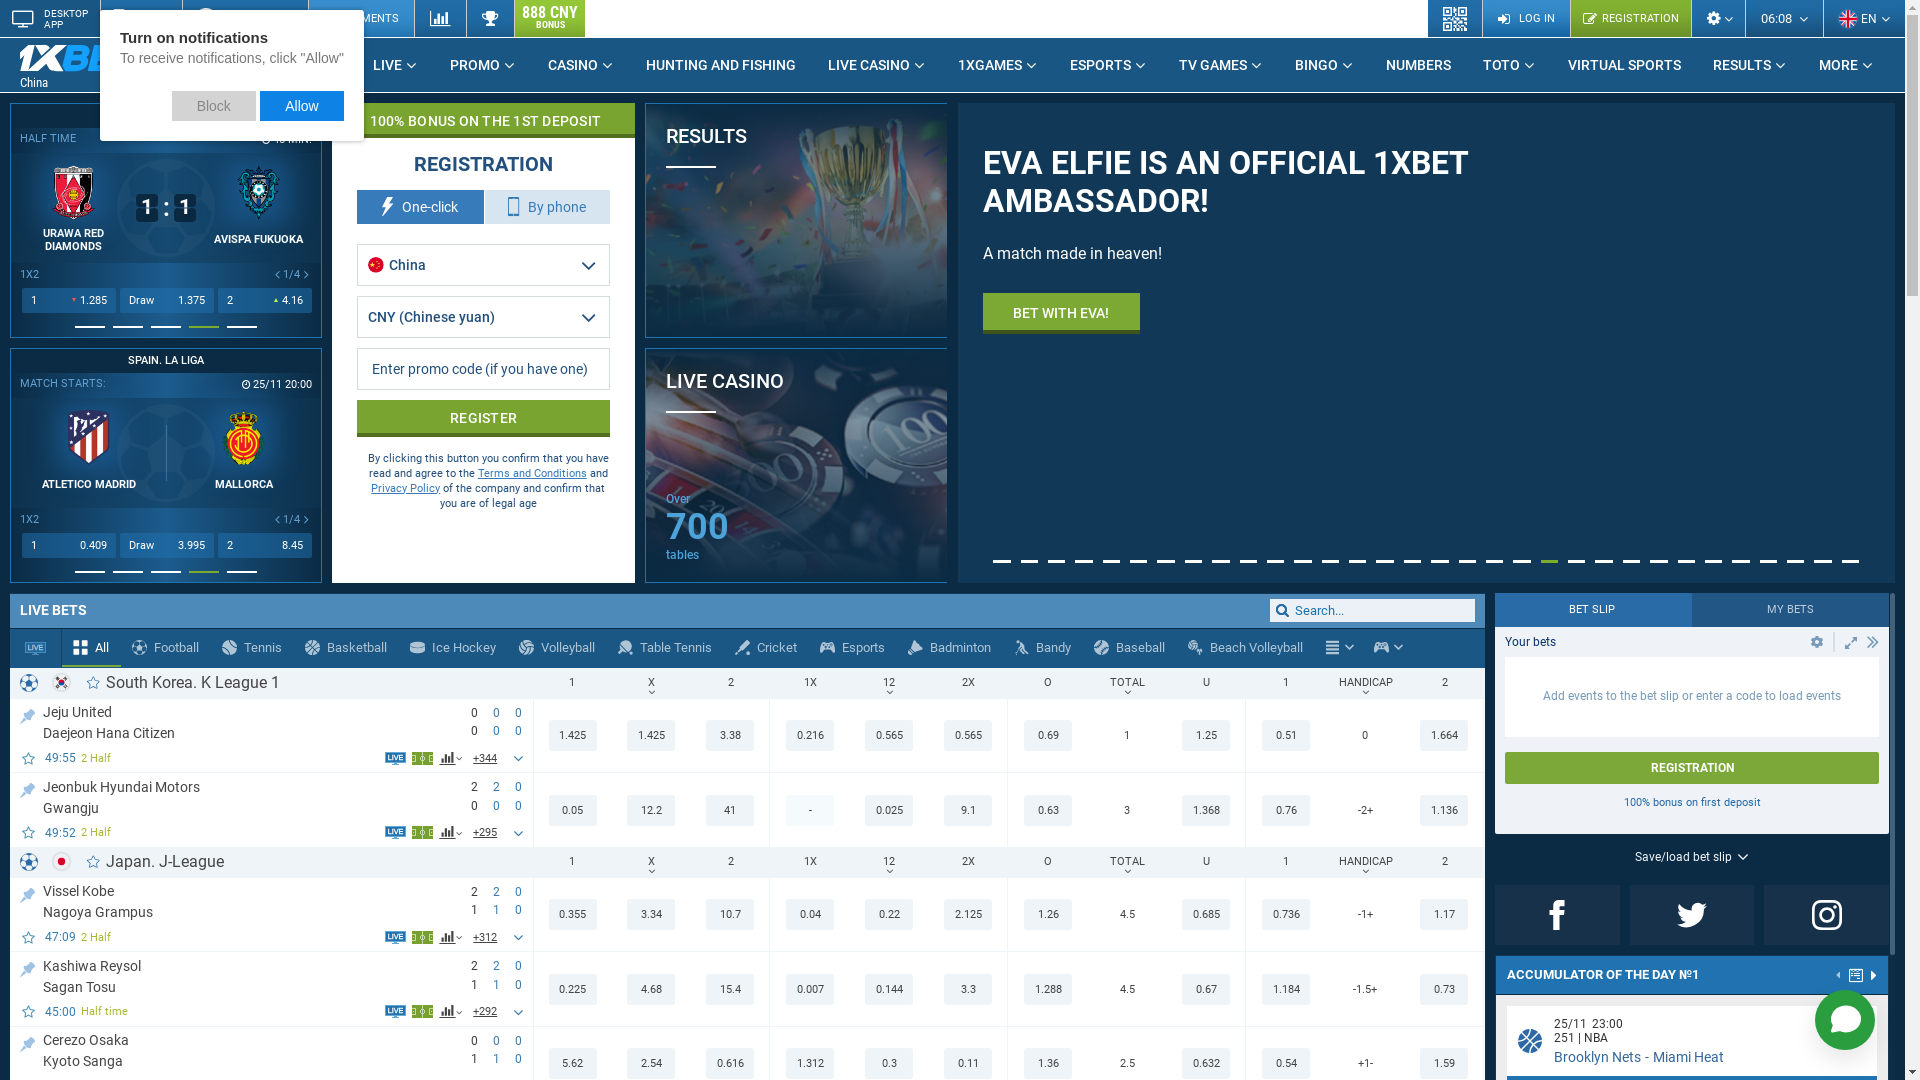 Image resolution: width=1920 pixels, height=1080 pixels. What do you see at coordinates (1624, 64) in the screenshot?
I see `'VIRTUAL SPORTS'` at bounding box center [1624, 64].